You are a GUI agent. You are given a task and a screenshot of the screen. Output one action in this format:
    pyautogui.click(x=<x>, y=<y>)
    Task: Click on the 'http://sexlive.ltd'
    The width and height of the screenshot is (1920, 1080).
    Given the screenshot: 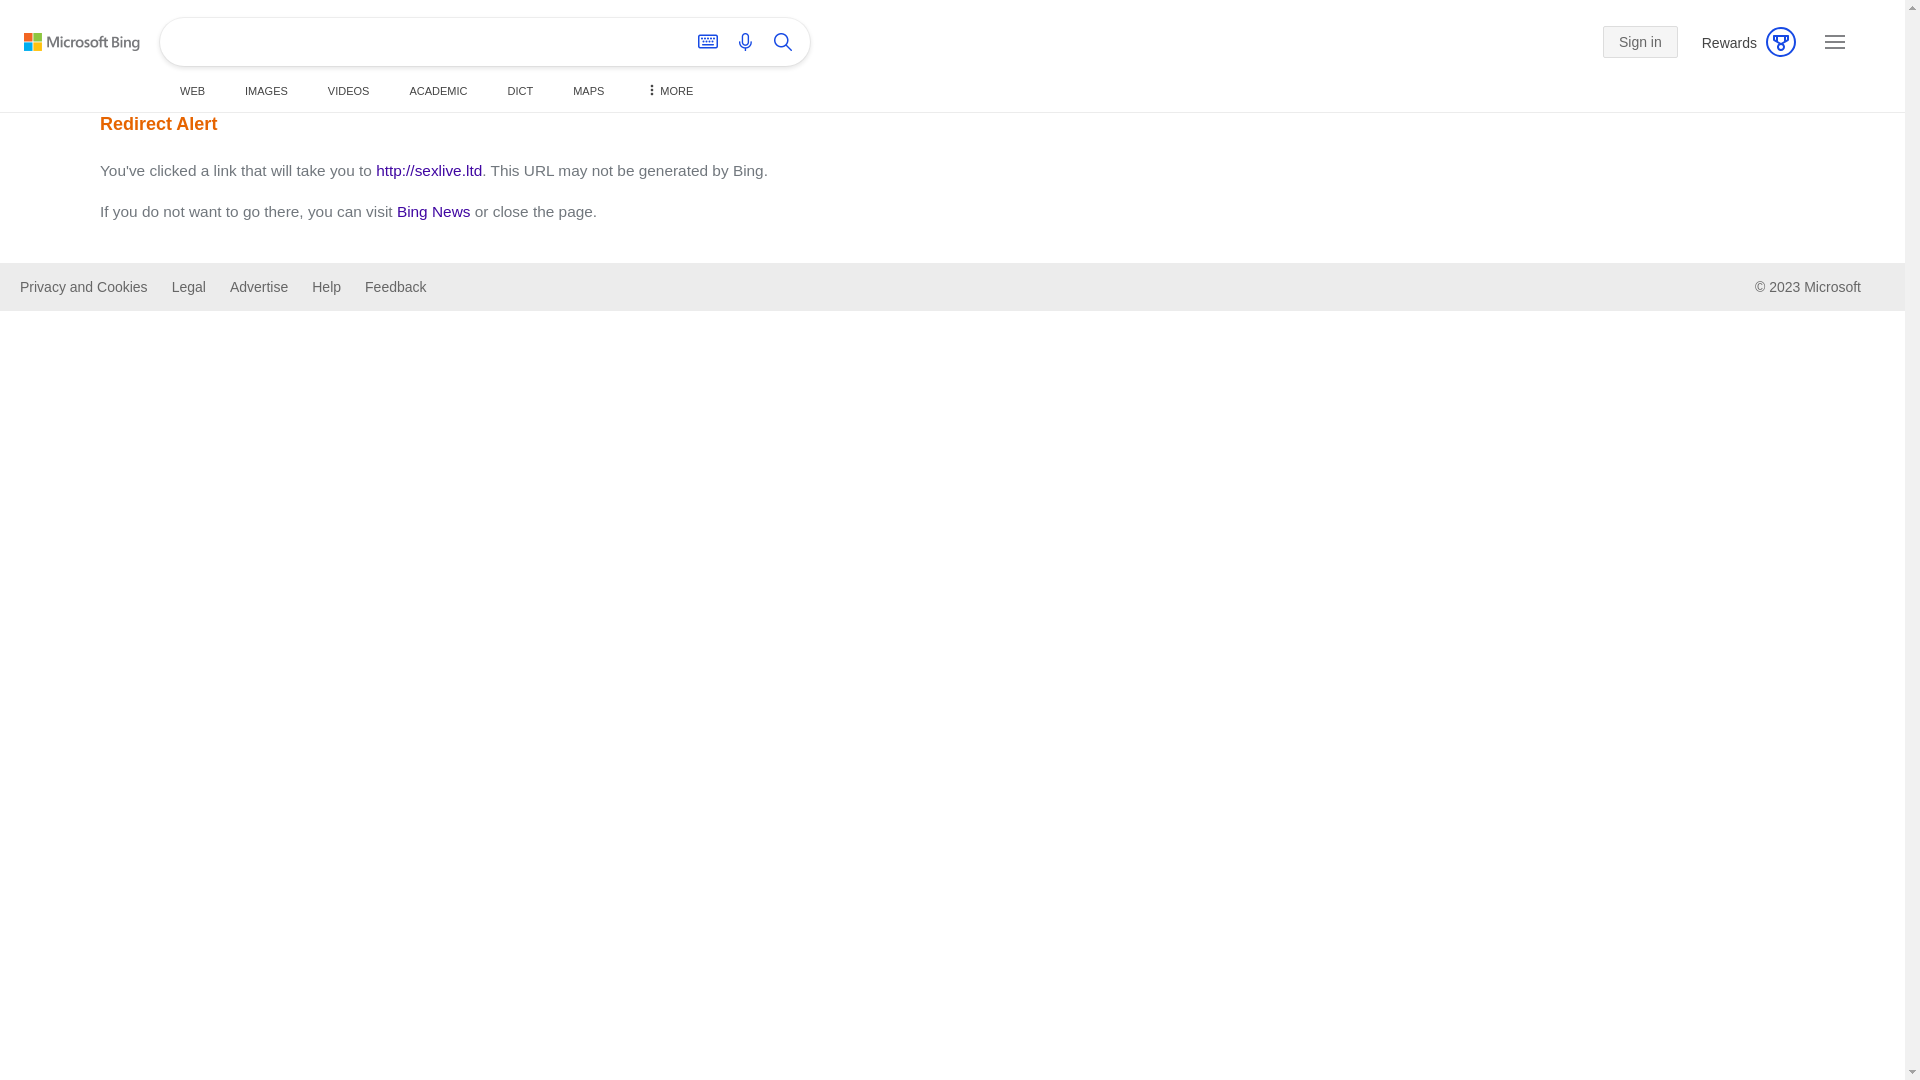 What is the action you would take?
    pyautogui.click(x=375, y=169)
    